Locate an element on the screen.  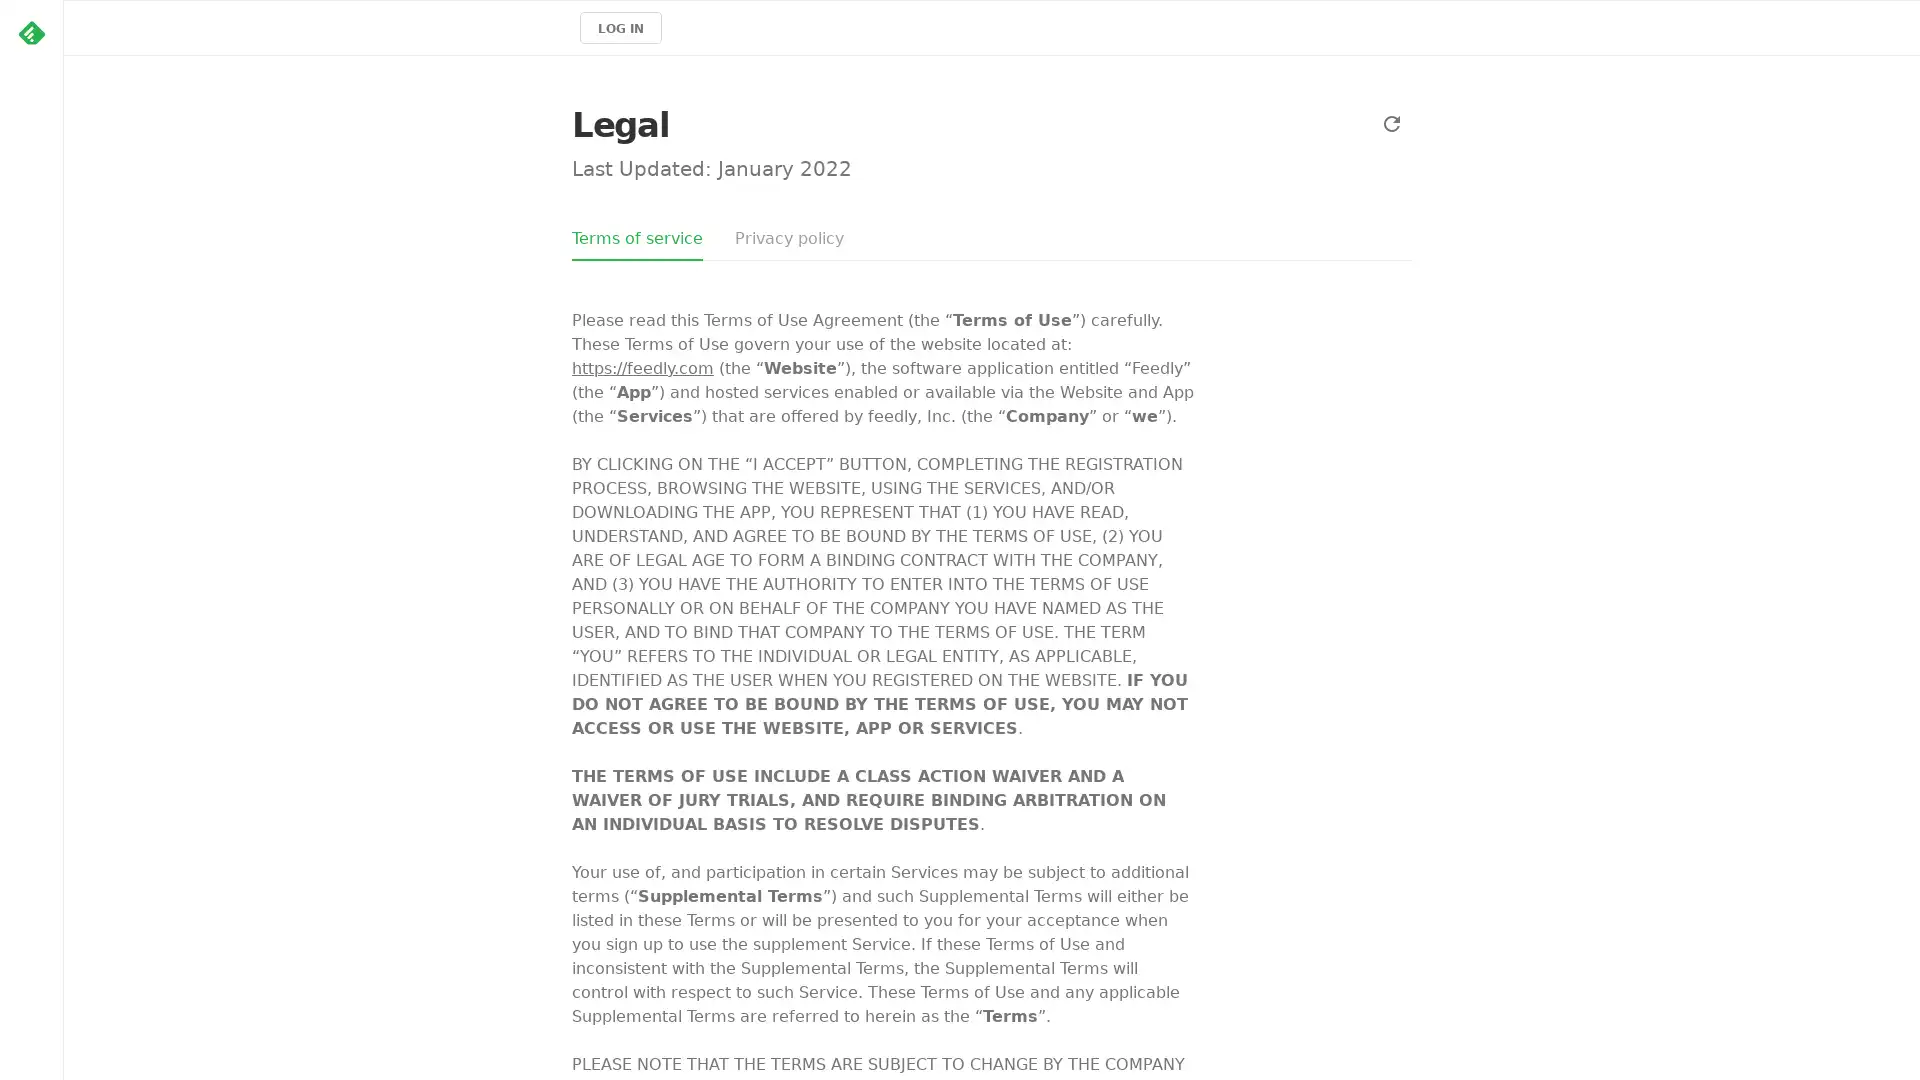
LOG IN is located at coordinates (244, 219).